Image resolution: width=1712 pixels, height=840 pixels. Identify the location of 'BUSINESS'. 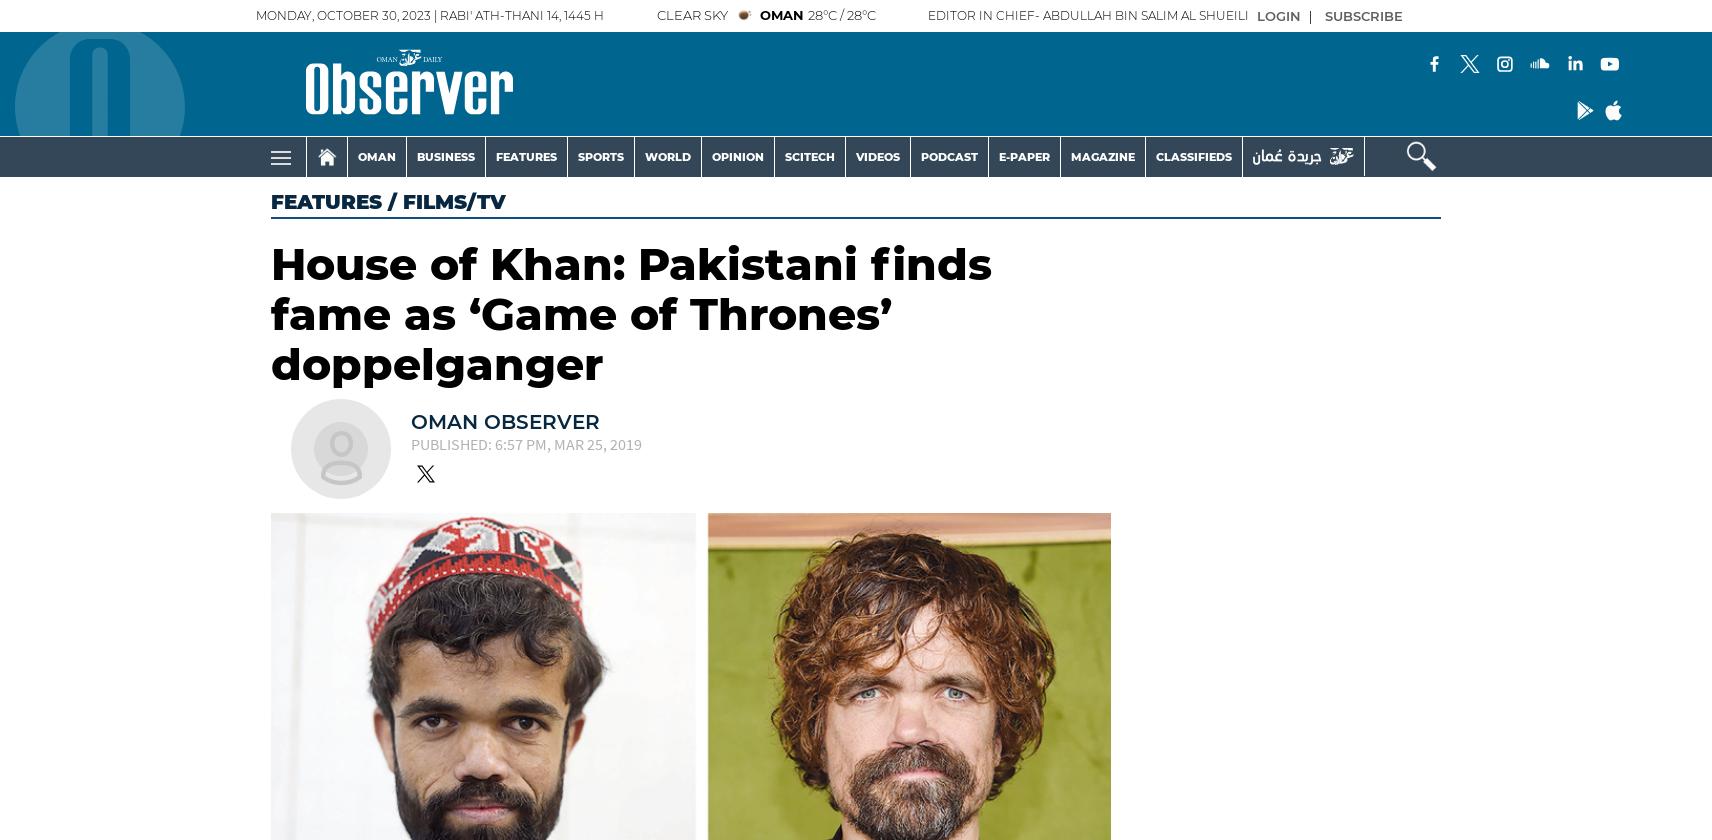
(444, 156).